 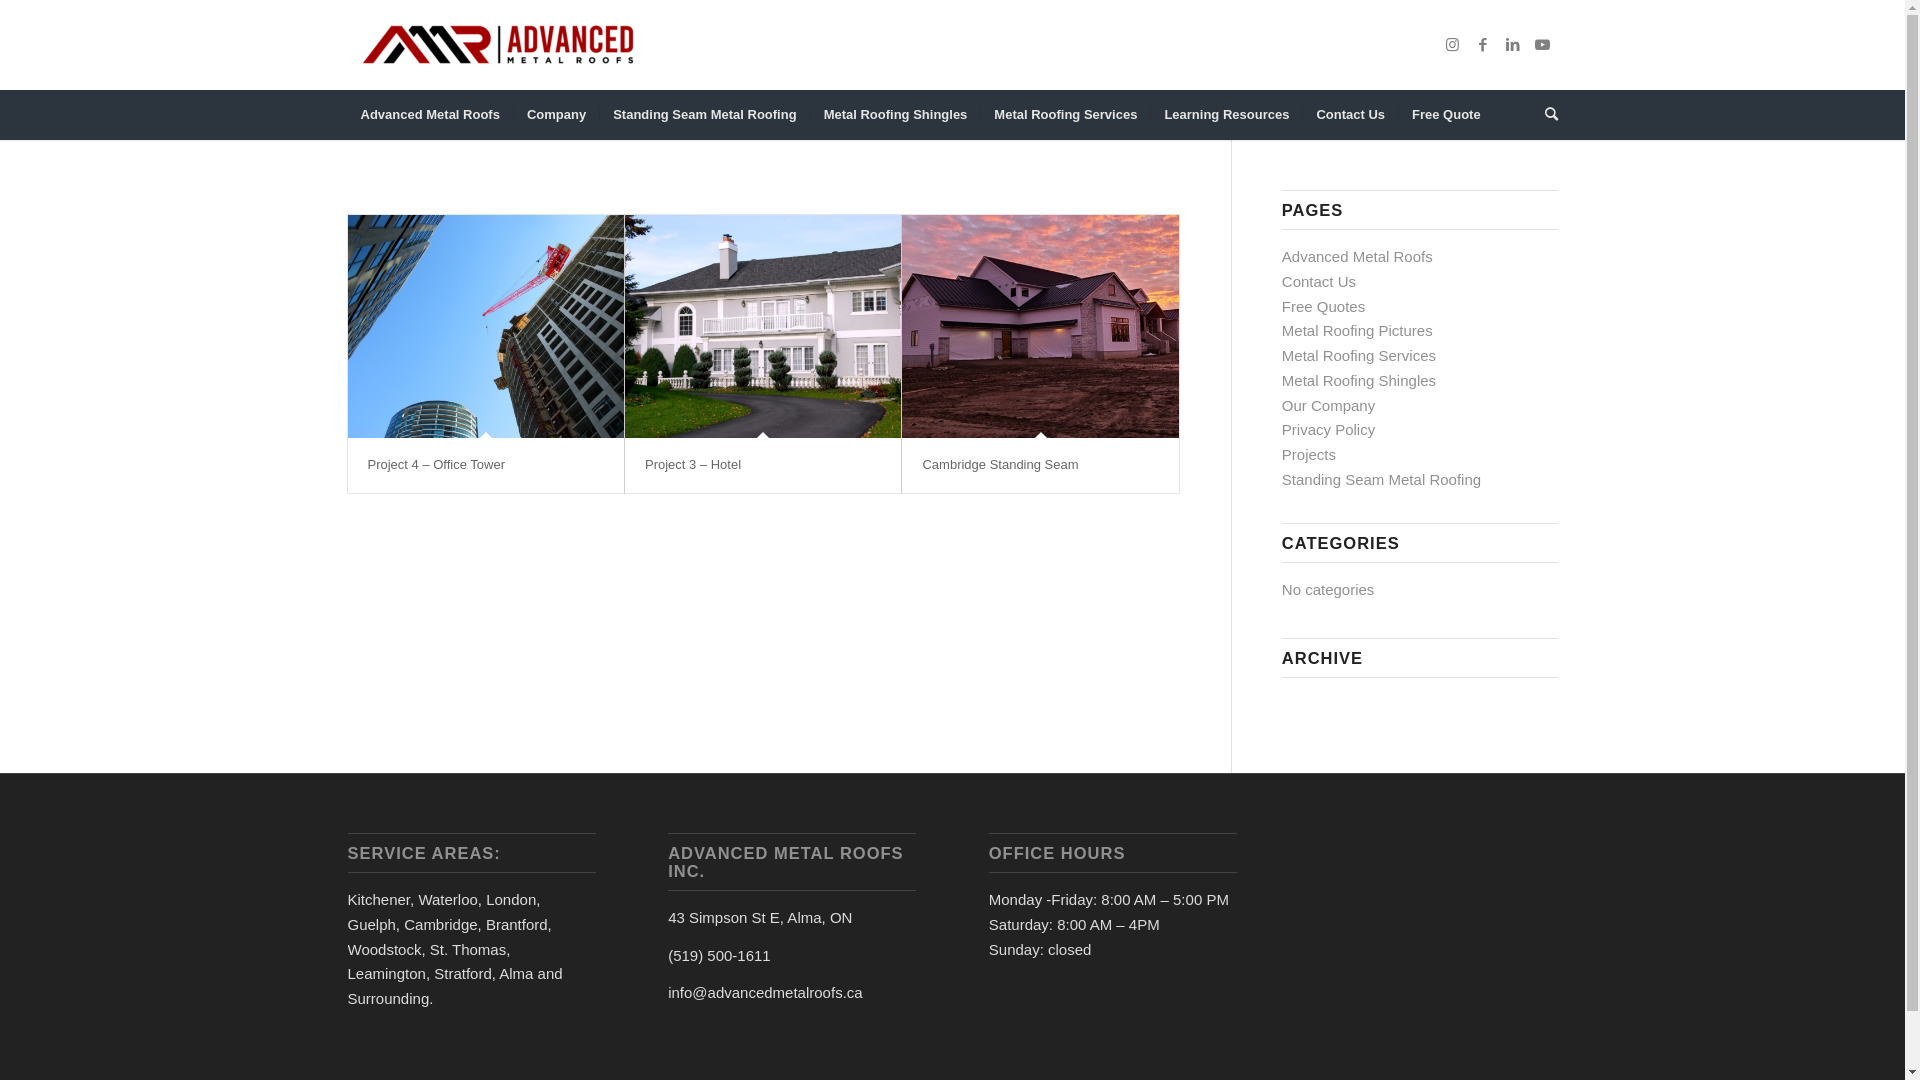 What do you see at coordinates (1497, 45) in the screenshot?
I see `'LinkedIn'` at bounding box center [1497, 45].